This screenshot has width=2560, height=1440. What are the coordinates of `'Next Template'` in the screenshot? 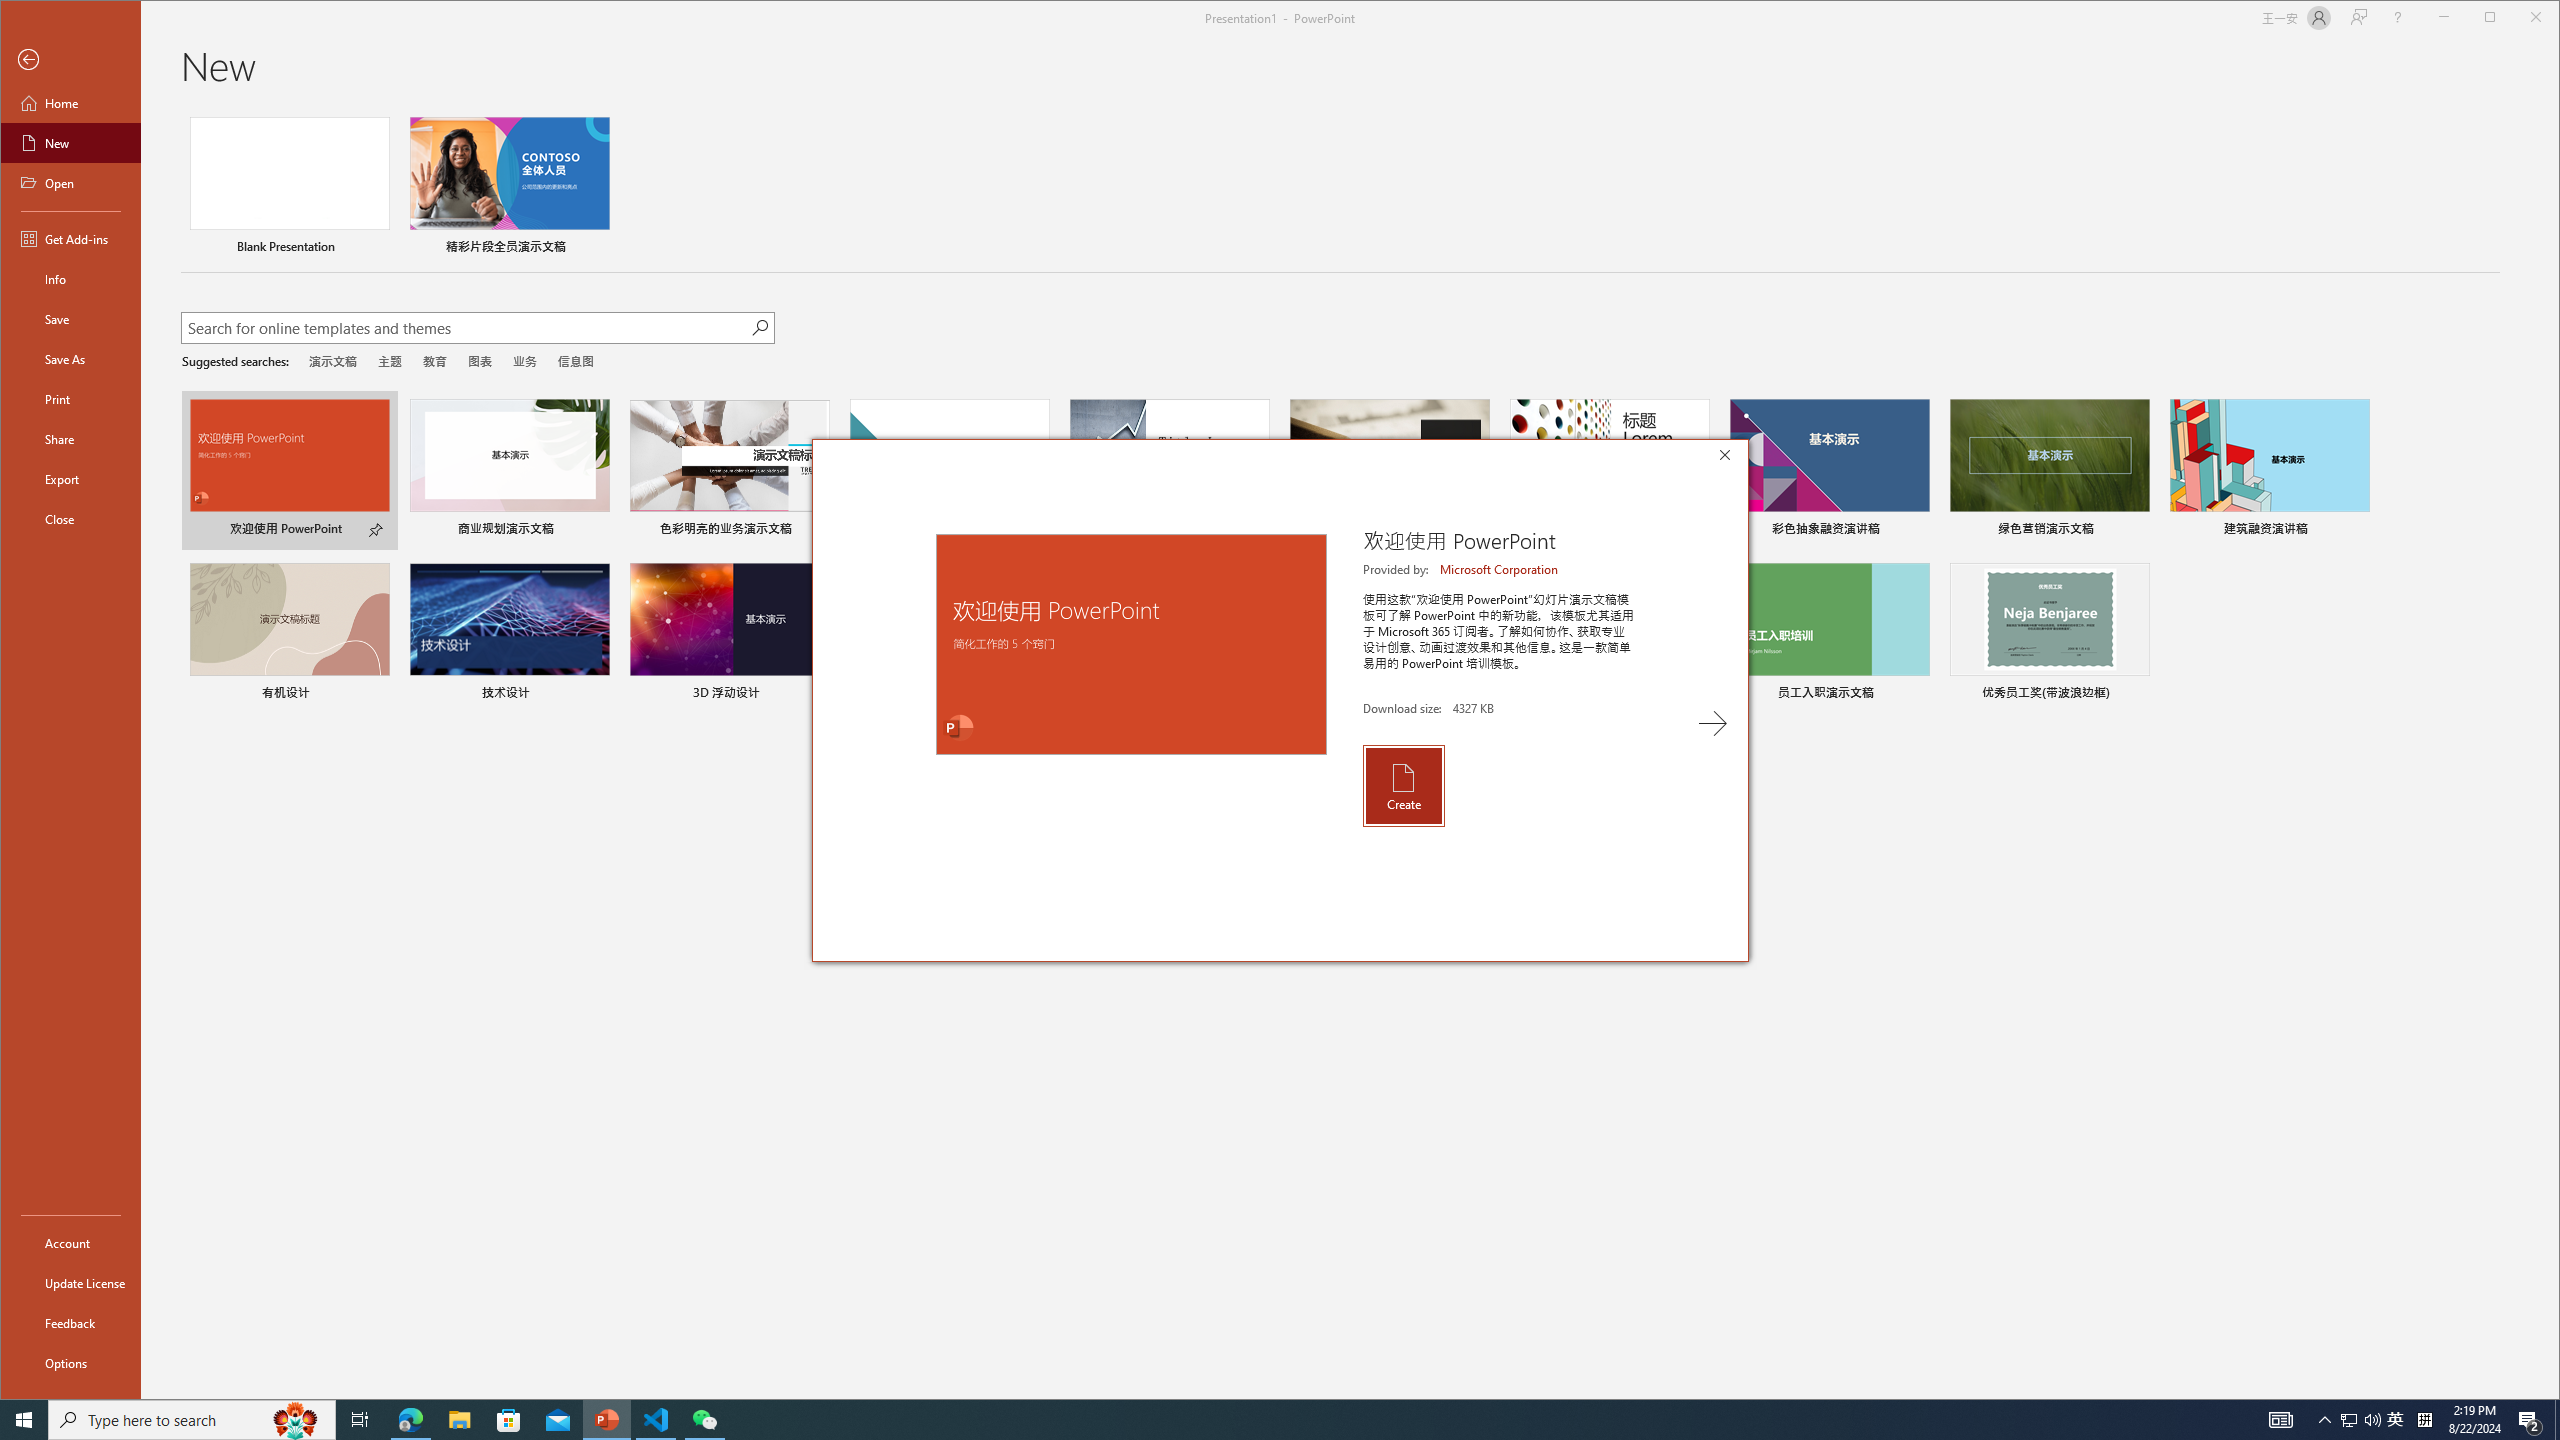 It's located at (1712, 723).